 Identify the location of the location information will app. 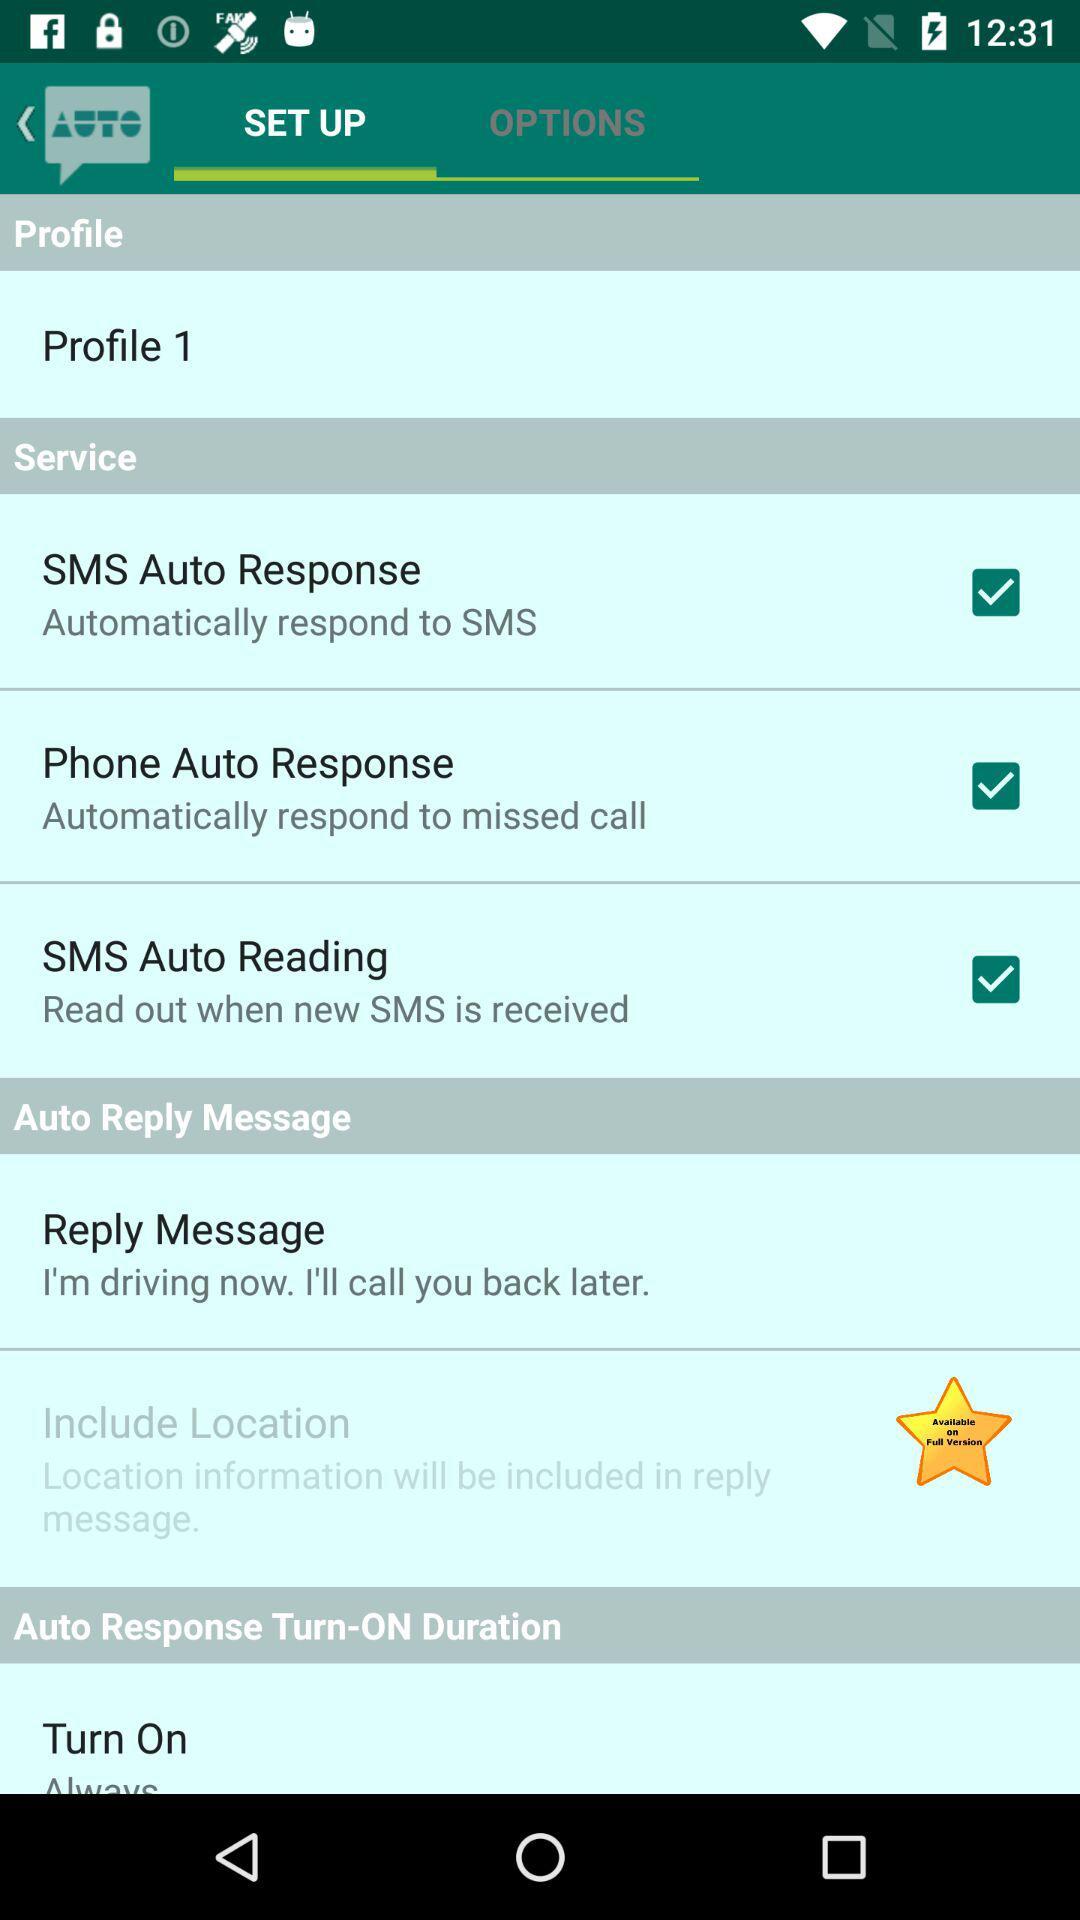
(434, 1495).